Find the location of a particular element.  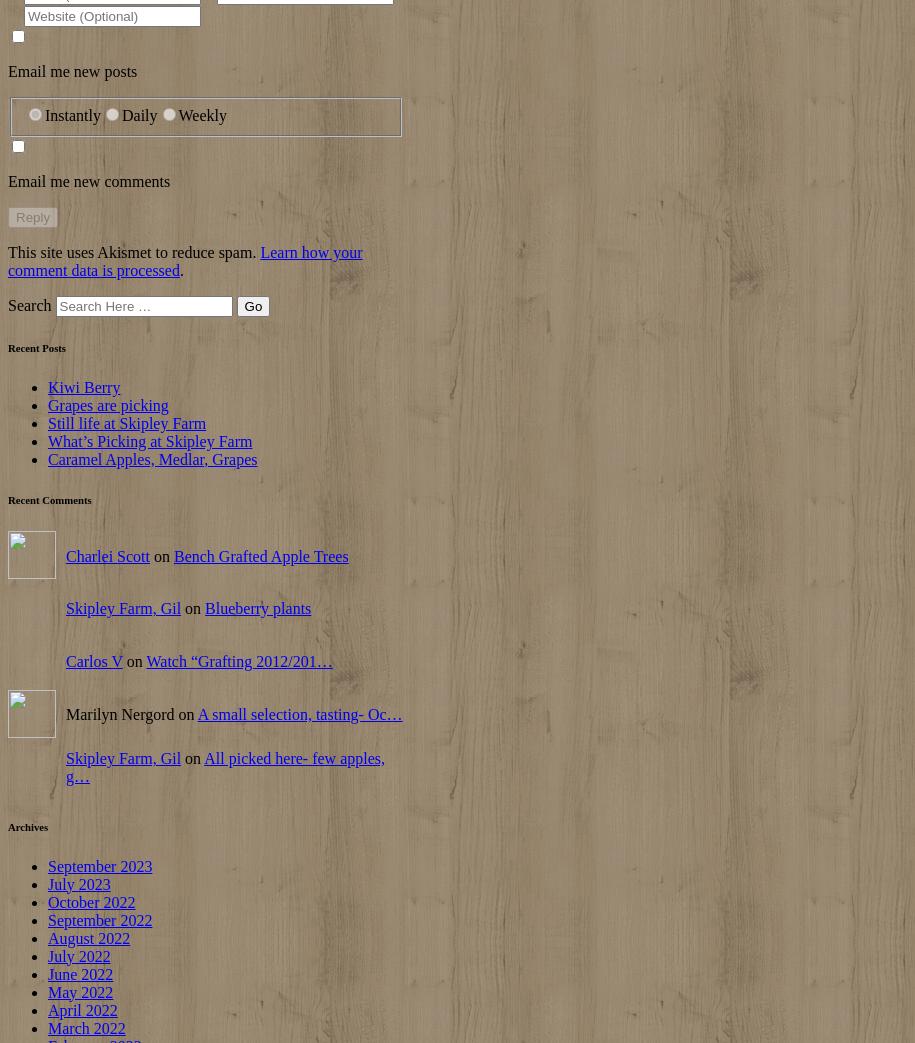

'.' is located at coordinates (179, 269).